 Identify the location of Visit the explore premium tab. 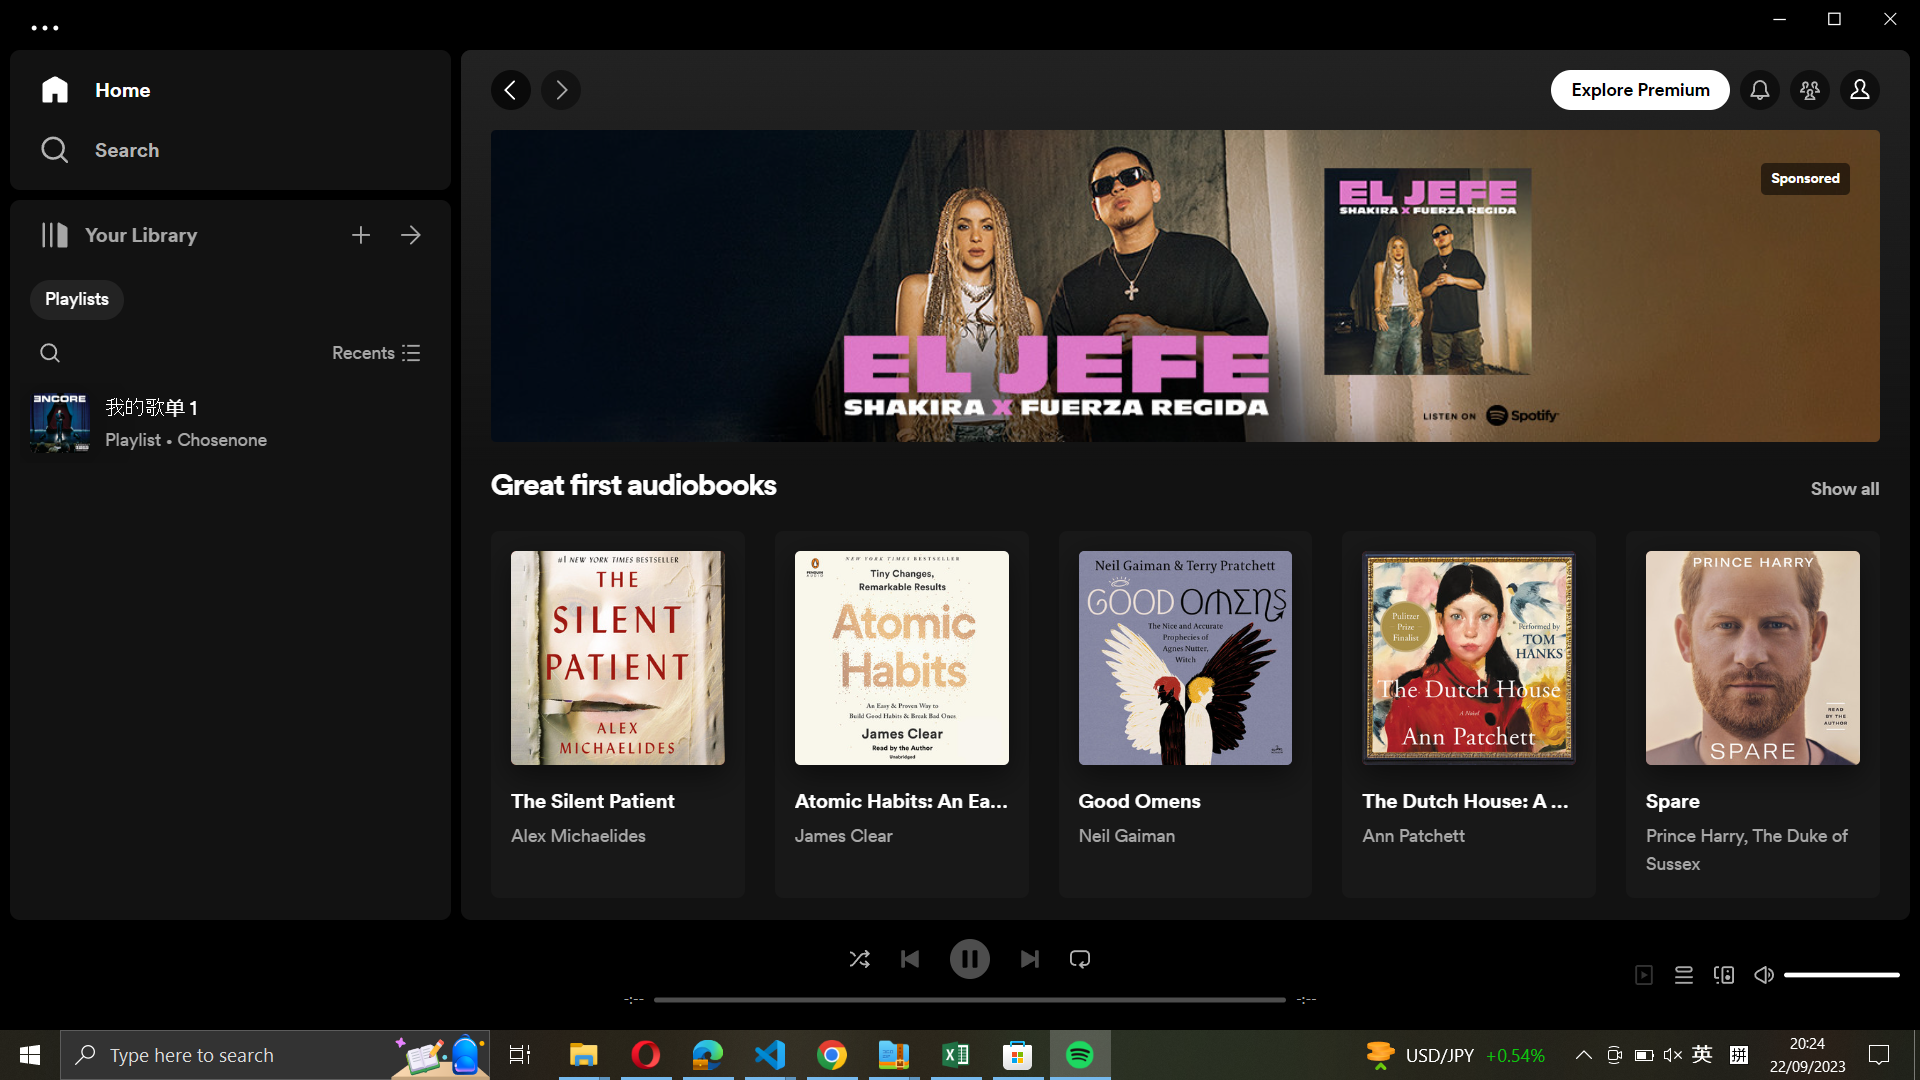
(1642, 88).